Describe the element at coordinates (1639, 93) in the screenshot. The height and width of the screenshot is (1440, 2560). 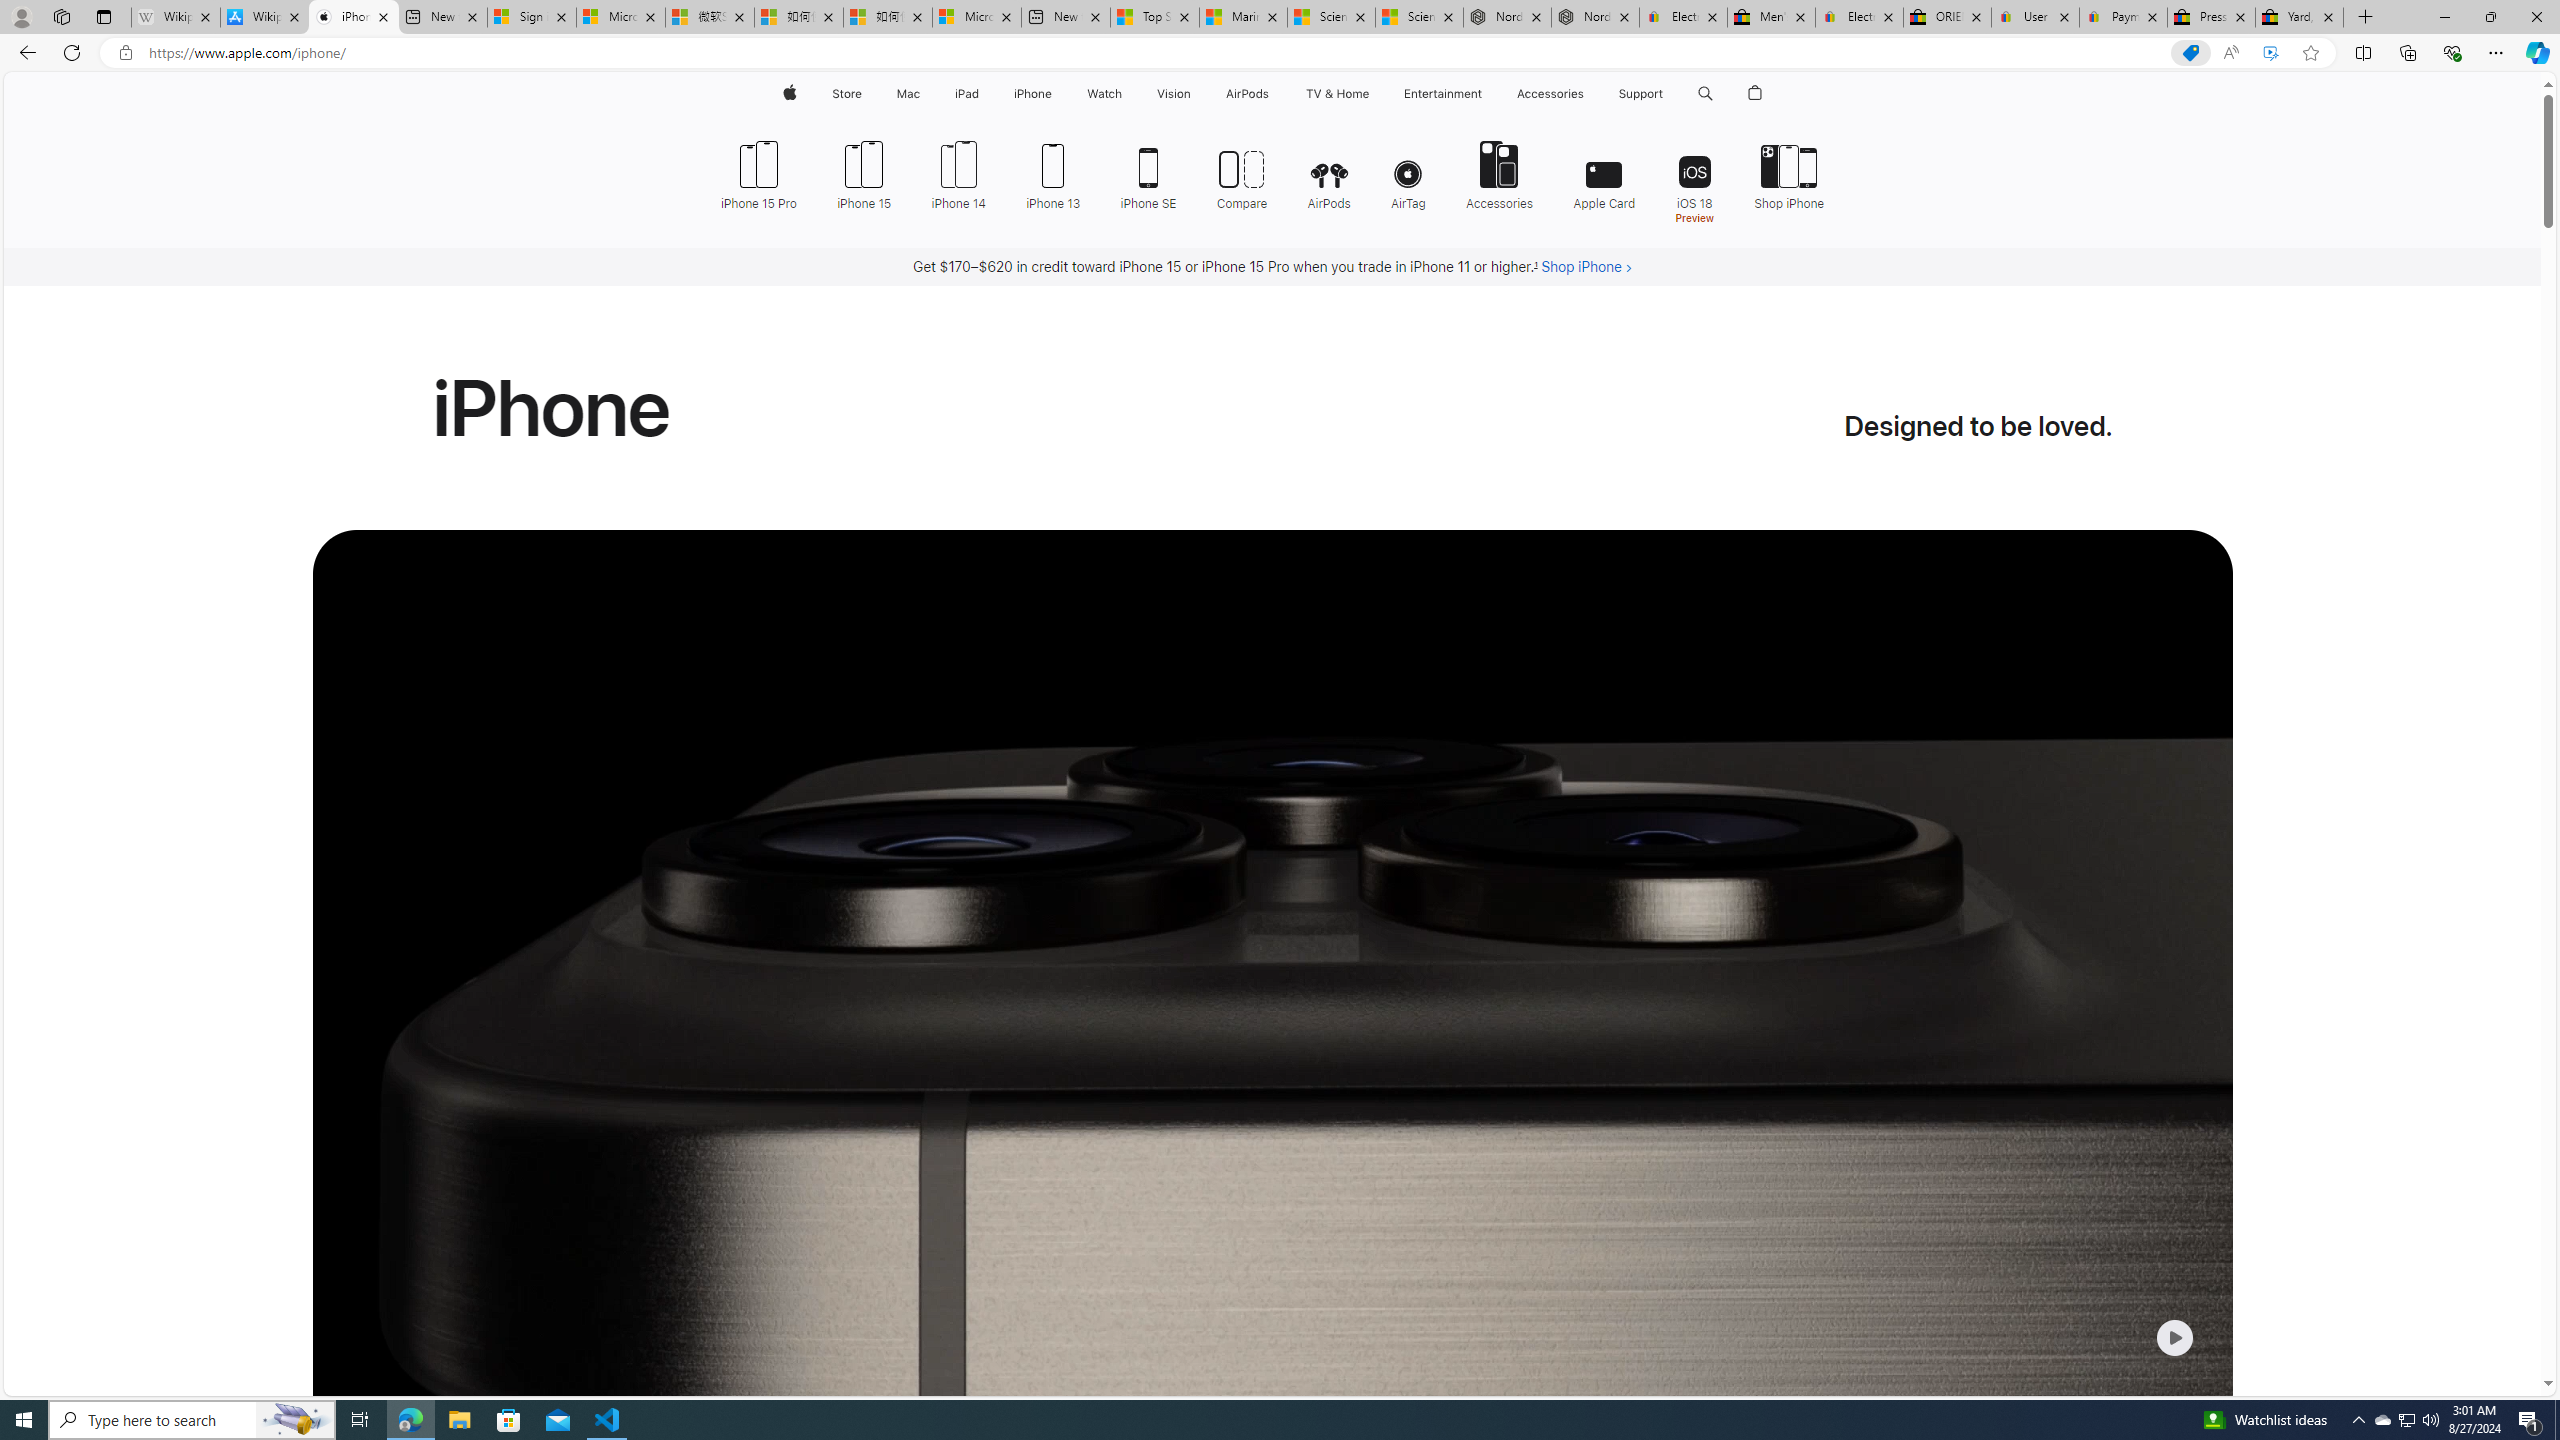
I see `'Support'` at that location.